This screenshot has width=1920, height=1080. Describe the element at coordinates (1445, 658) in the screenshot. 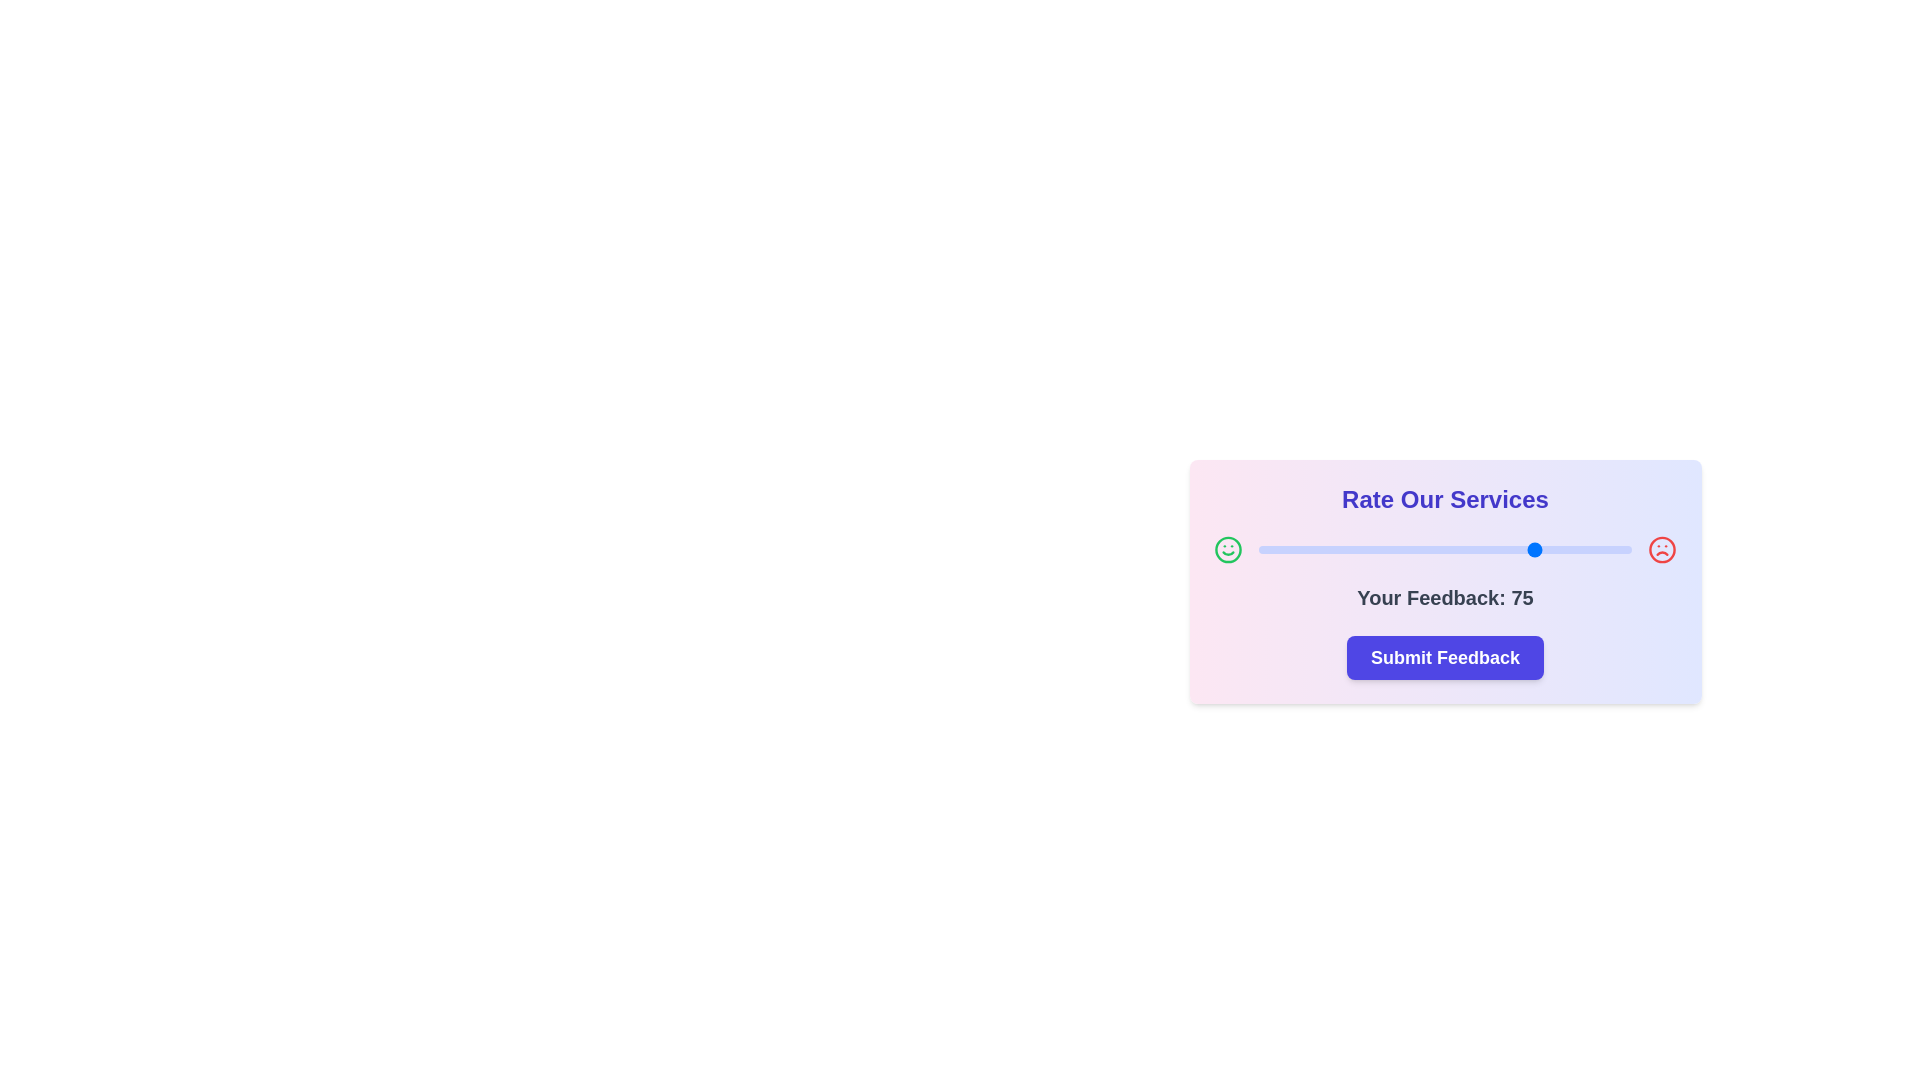

I see `the 'Submit Feedback' button located at its center` at that location.